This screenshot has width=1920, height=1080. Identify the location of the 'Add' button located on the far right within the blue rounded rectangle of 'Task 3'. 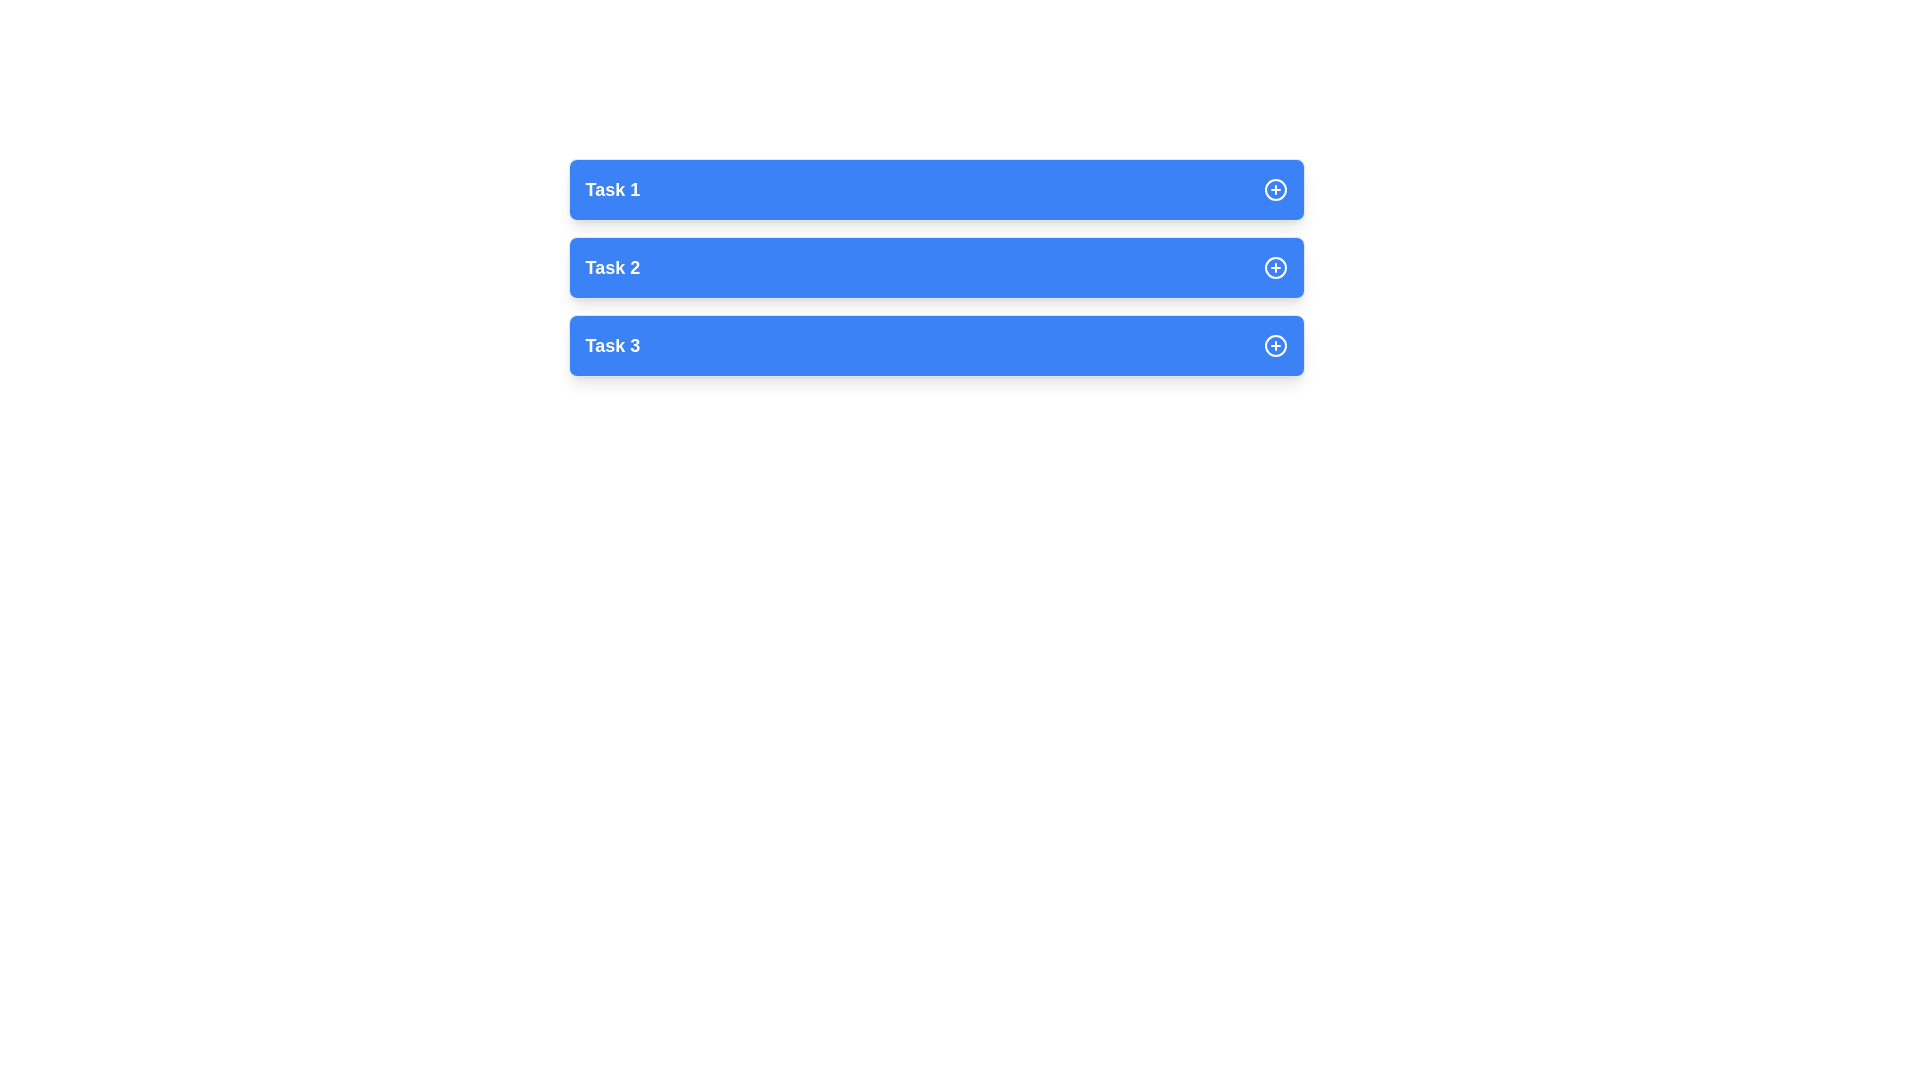
(1274, 345).